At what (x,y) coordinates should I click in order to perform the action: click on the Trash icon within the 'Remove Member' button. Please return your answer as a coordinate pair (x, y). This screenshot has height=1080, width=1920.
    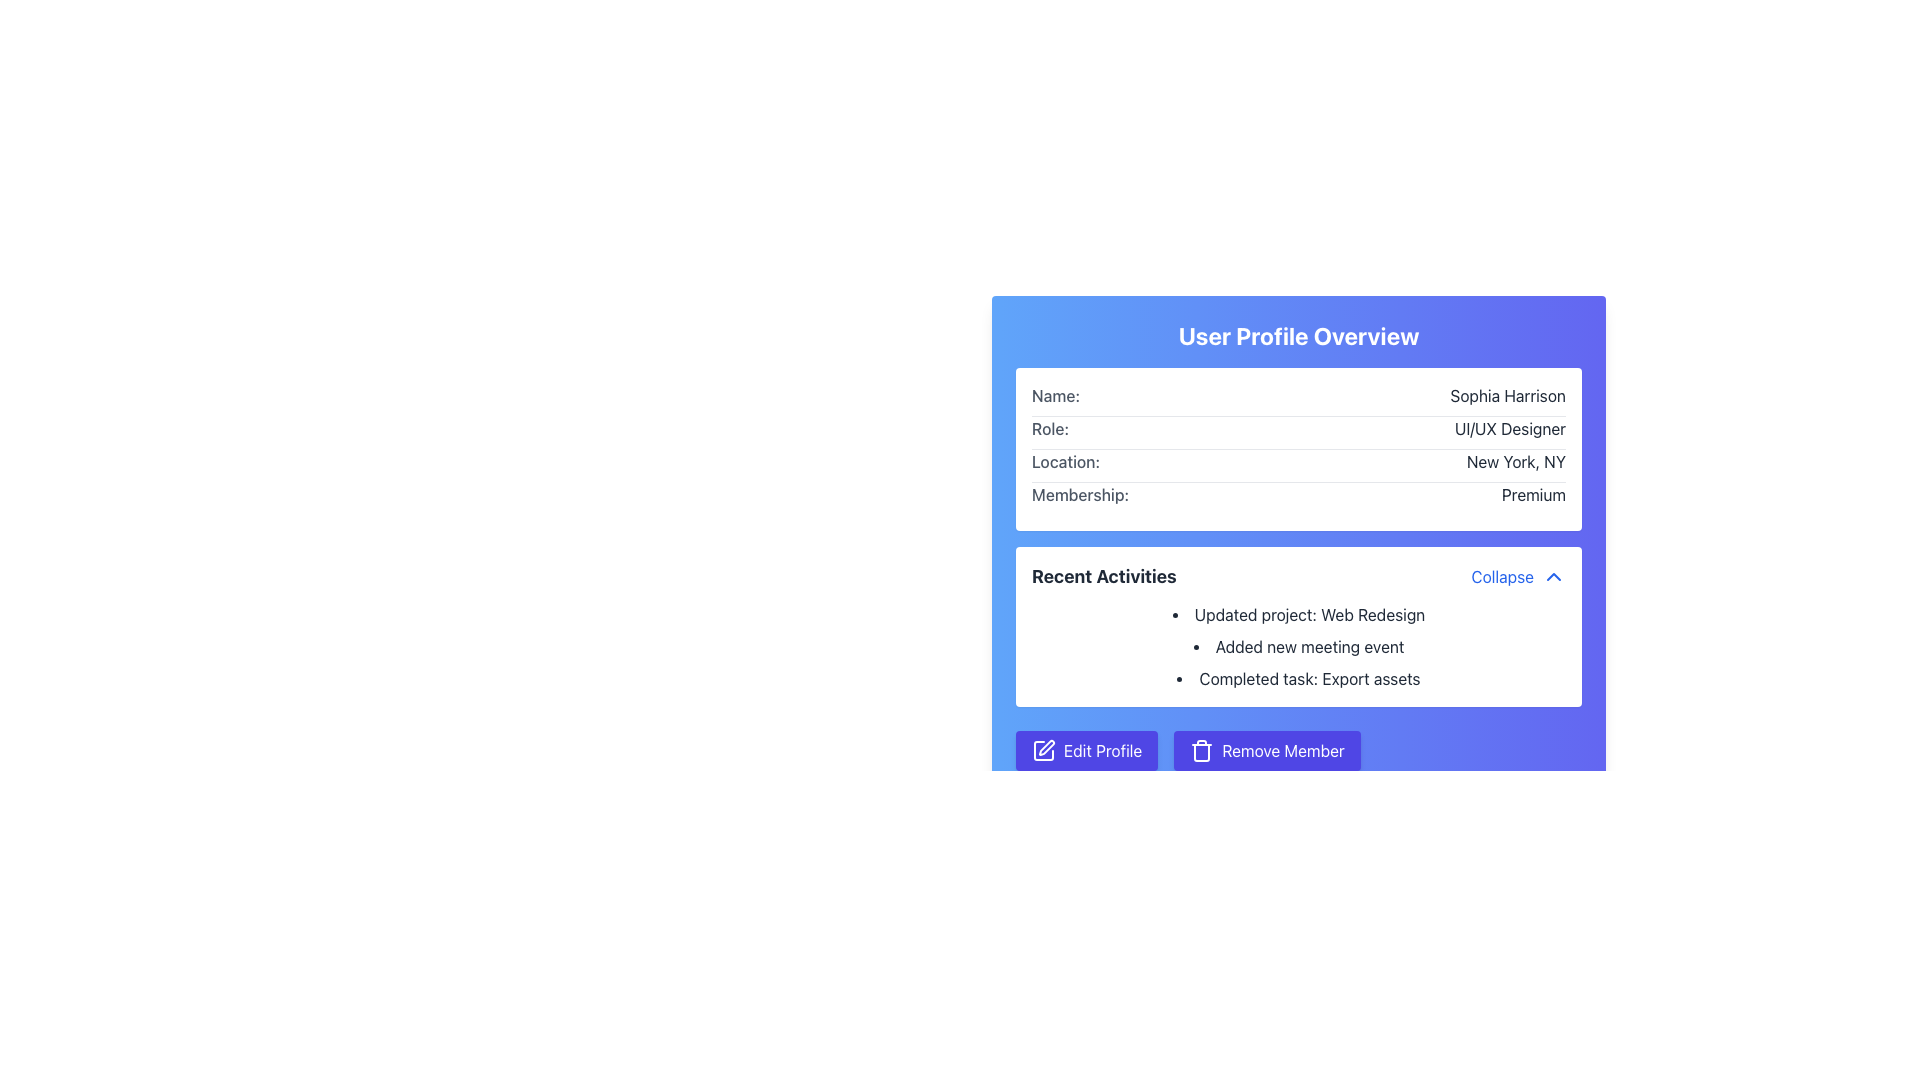
    Looking at the image, I should click on (1201, 751).